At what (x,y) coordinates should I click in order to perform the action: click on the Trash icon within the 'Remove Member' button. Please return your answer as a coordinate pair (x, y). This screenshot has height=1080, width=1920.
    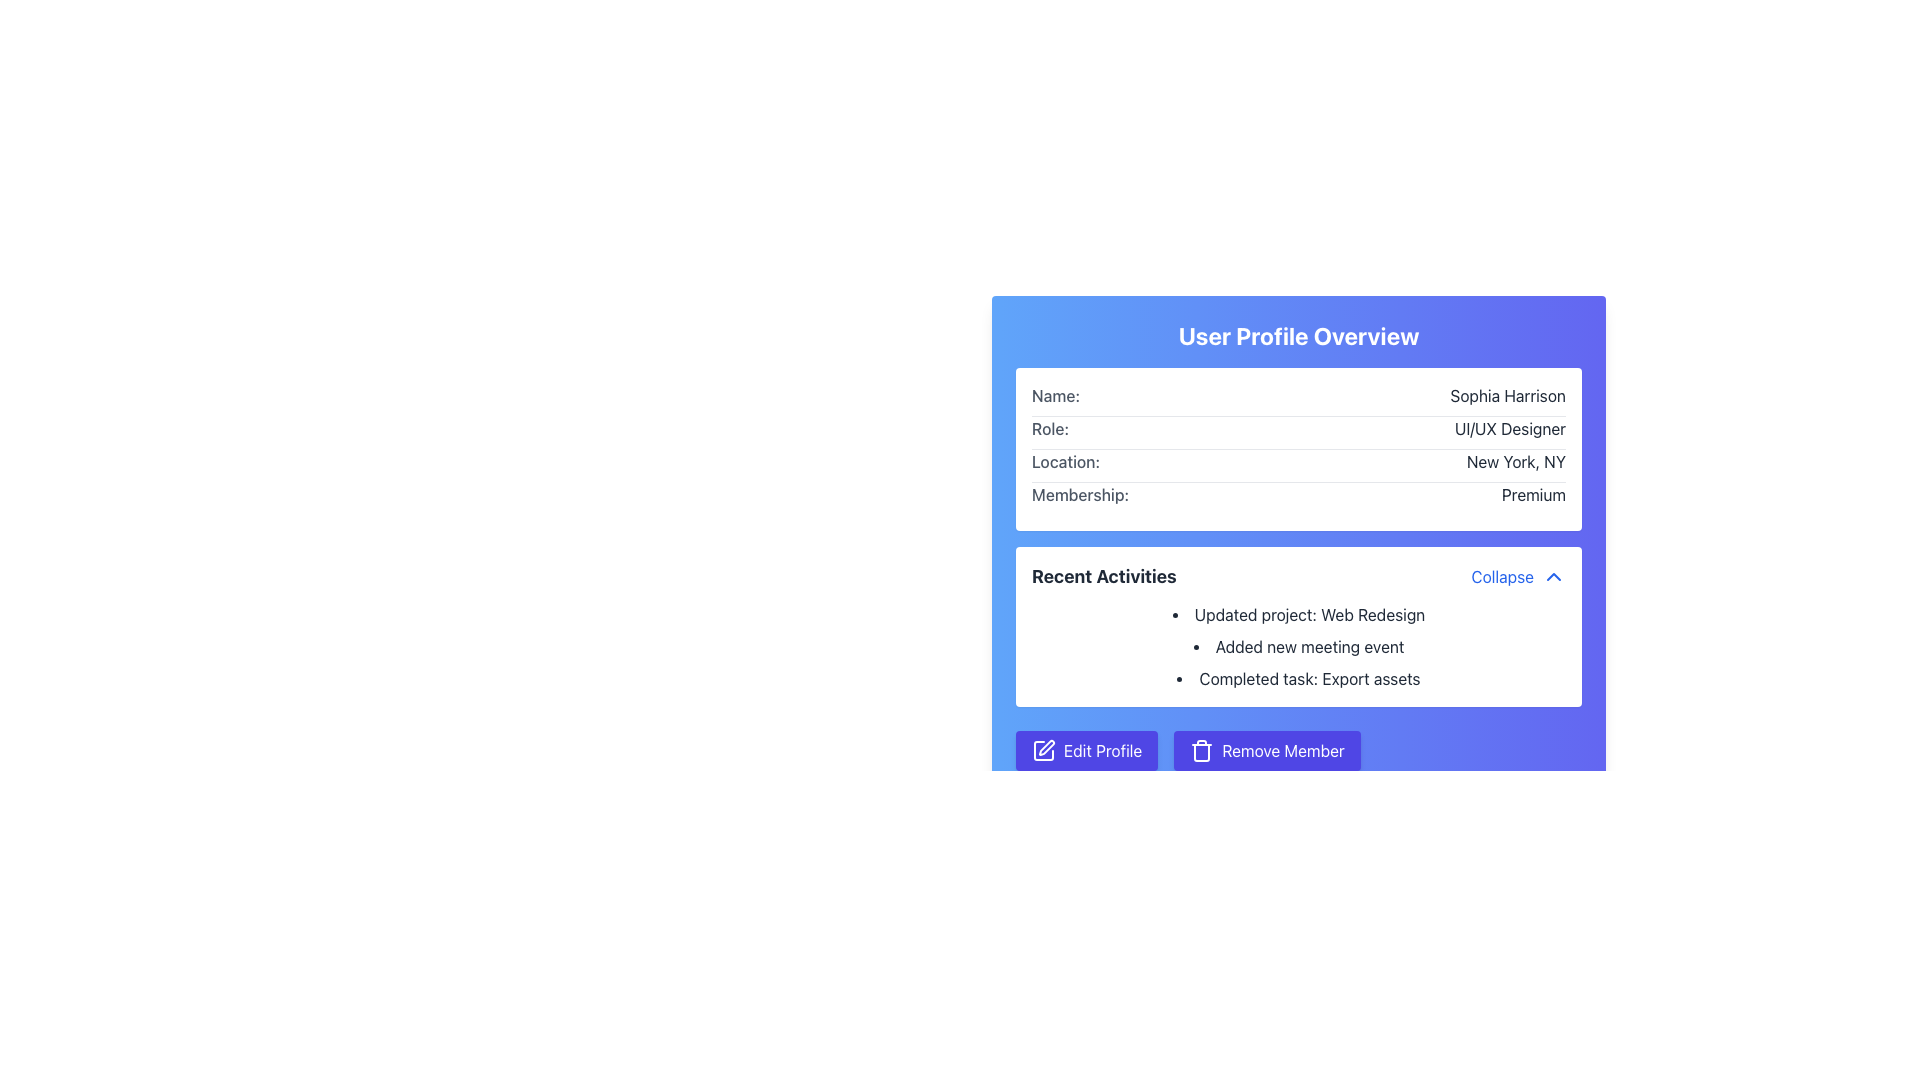
    Looking at the image, I should click on (1201, 751).